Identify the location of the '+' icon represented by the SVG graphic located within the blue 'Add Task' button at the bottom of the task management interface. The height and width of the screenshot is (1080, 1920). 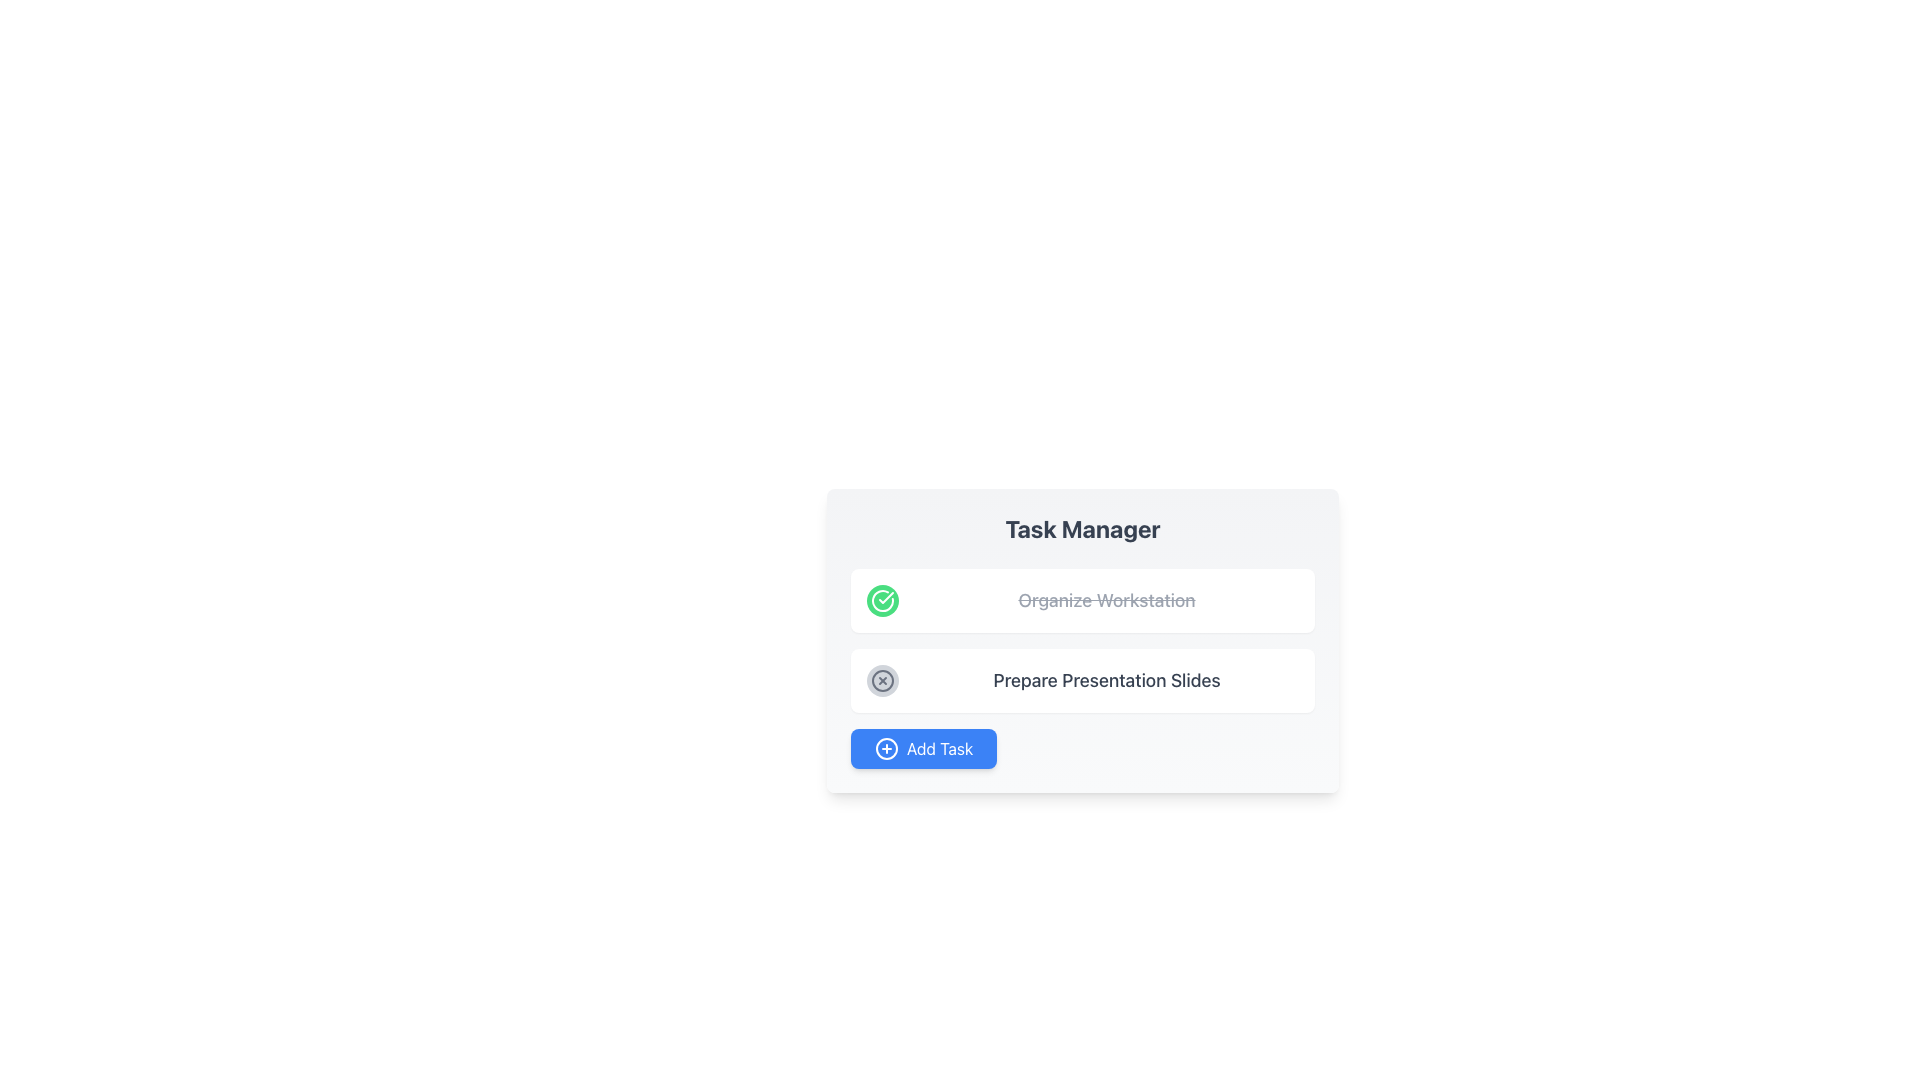
(886, 748).